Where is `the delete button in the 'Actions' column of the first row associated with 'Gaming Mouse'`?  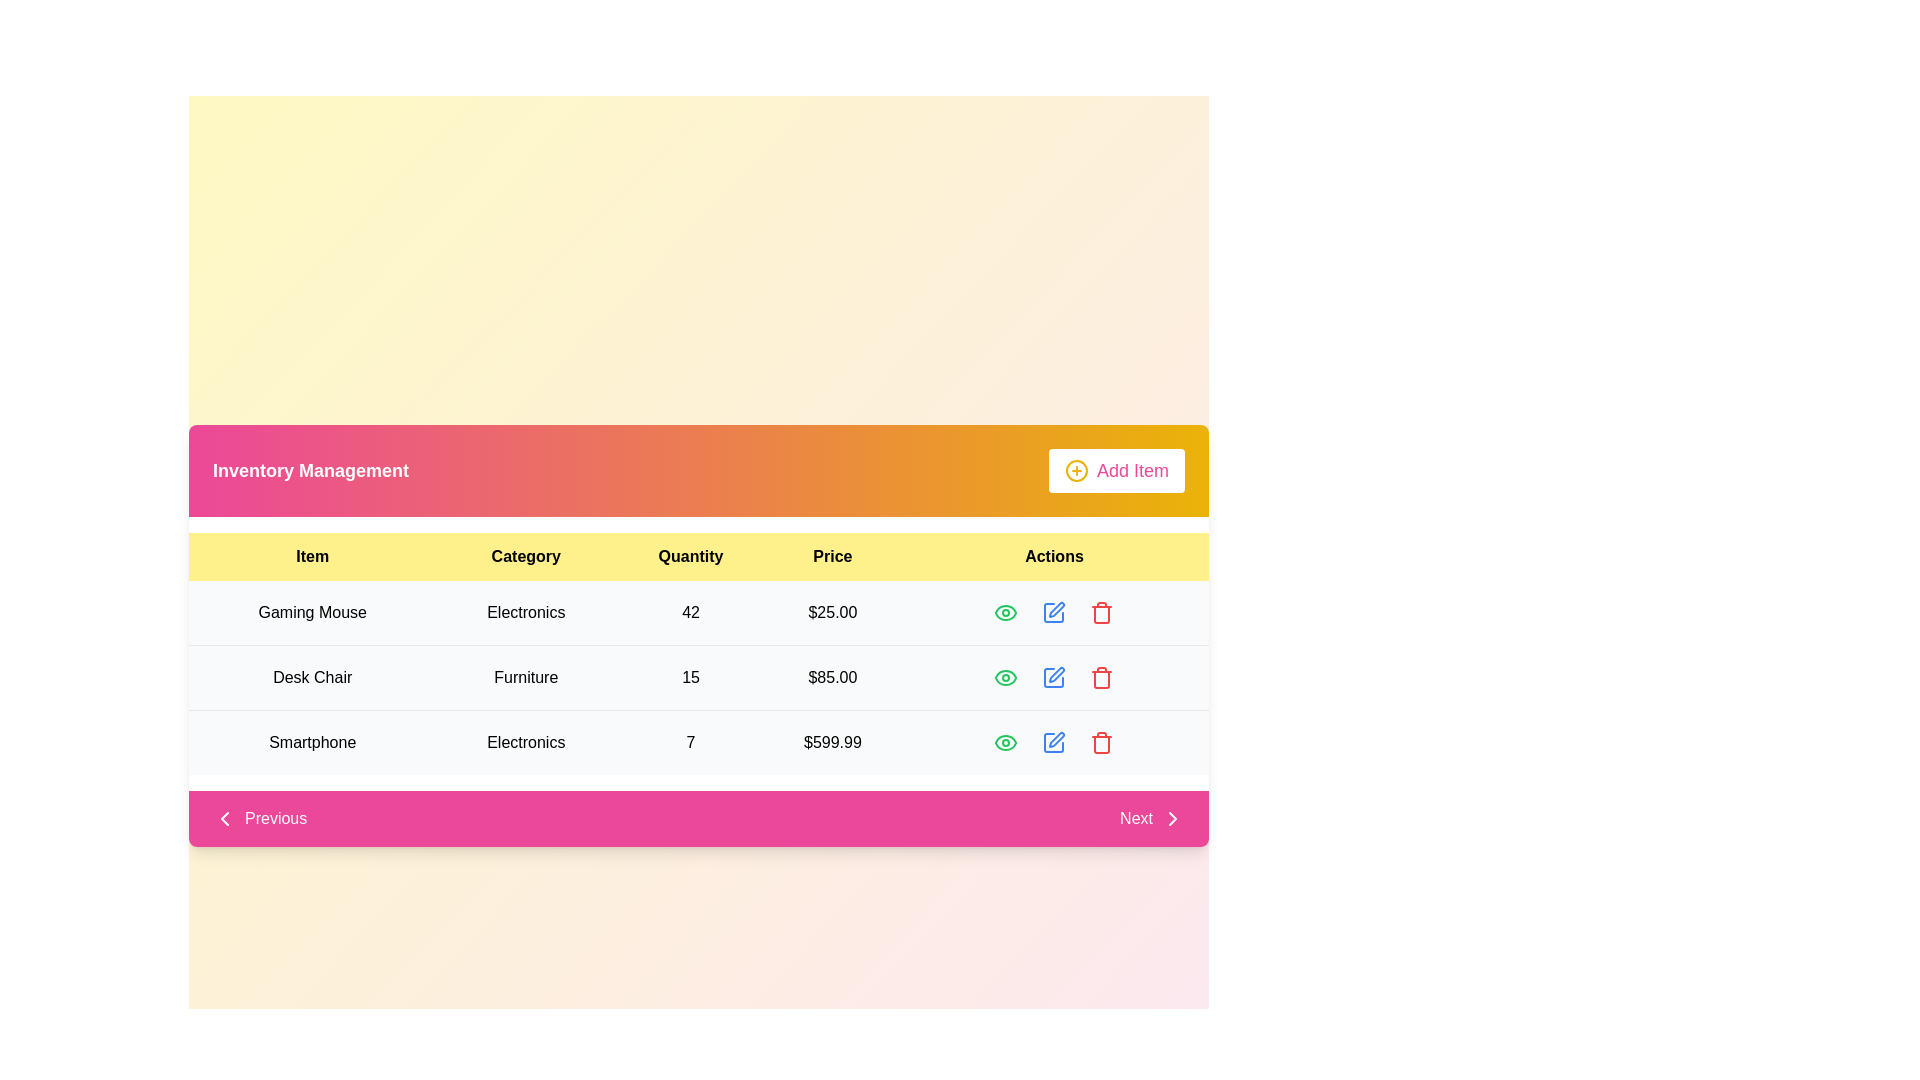 the delete button in the 'Actions' column of the first row associated with 'Gaming Mouse' is located at coordinates (1101, 612).